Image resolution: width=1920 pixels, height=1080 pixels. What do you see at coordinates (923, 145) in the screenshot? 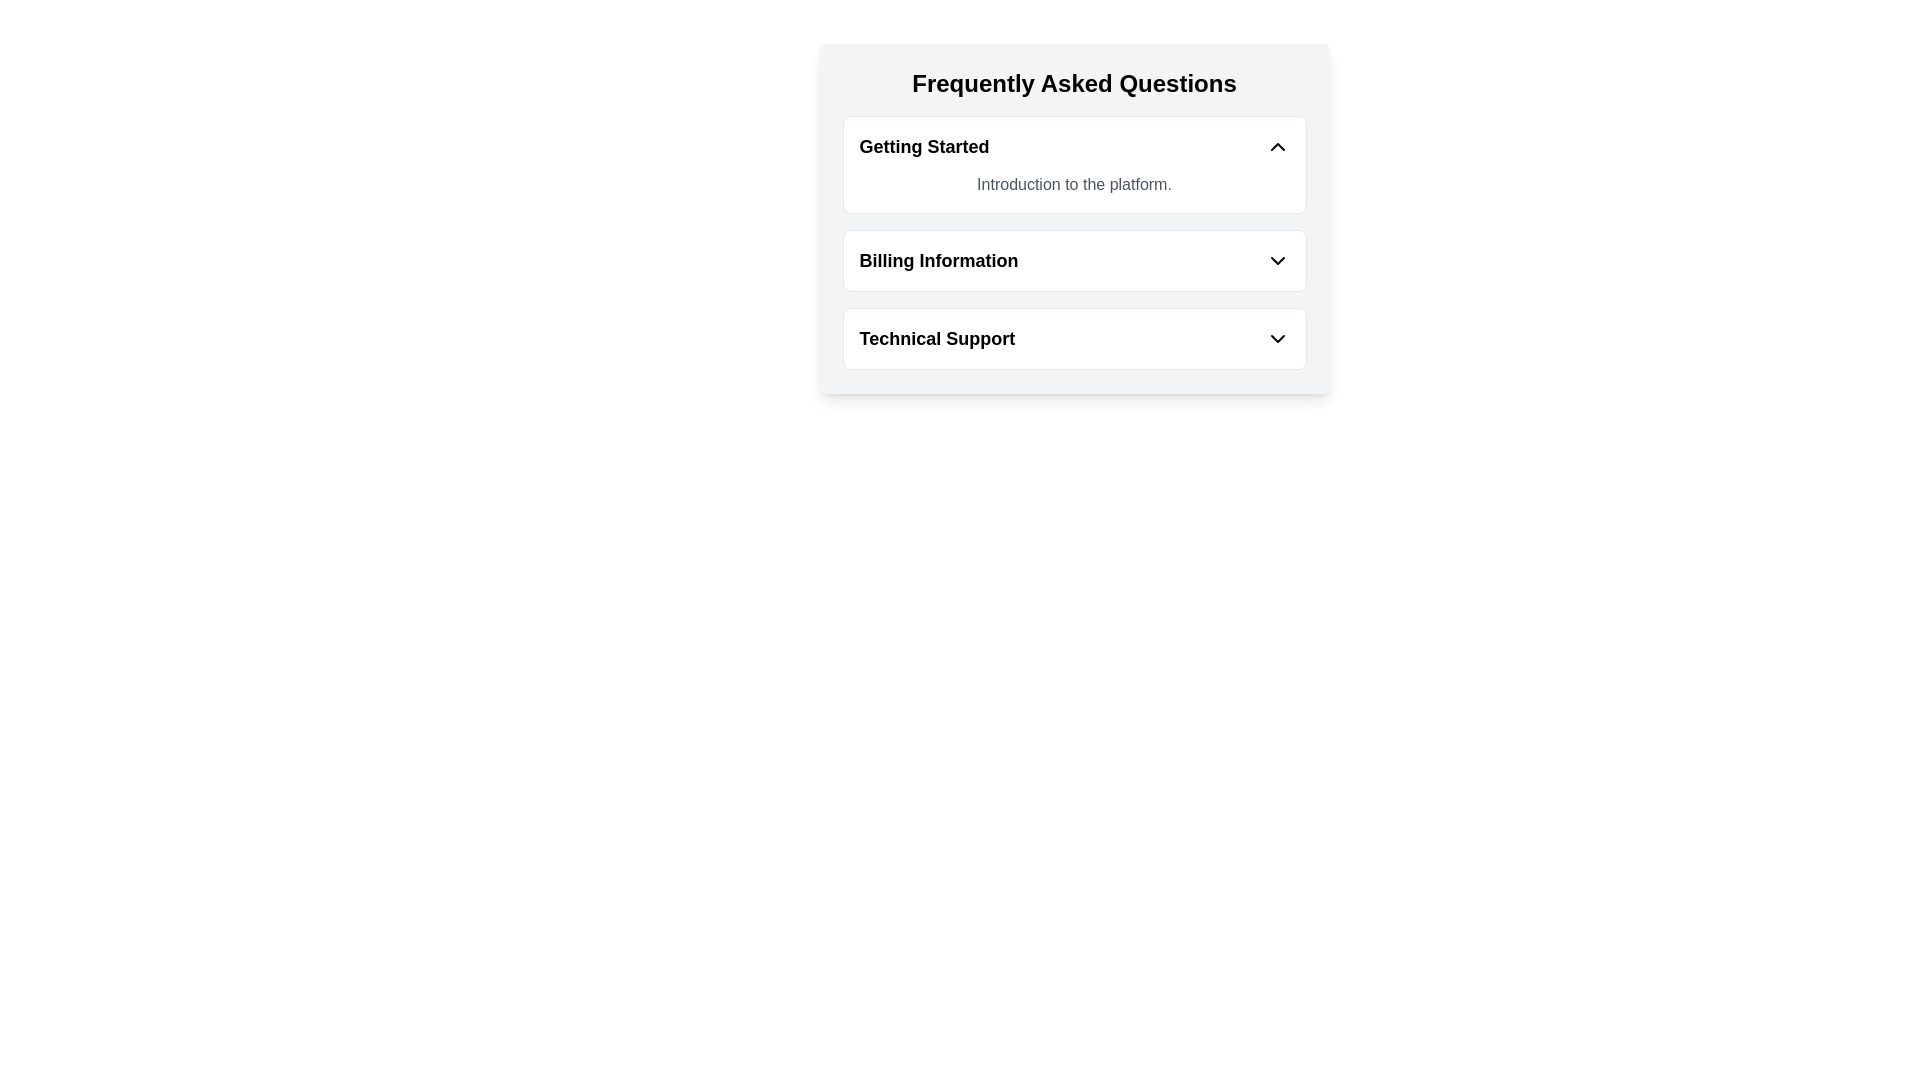
I see `the bold text heading 'Getting Started'` at bounding box center [923, 145].